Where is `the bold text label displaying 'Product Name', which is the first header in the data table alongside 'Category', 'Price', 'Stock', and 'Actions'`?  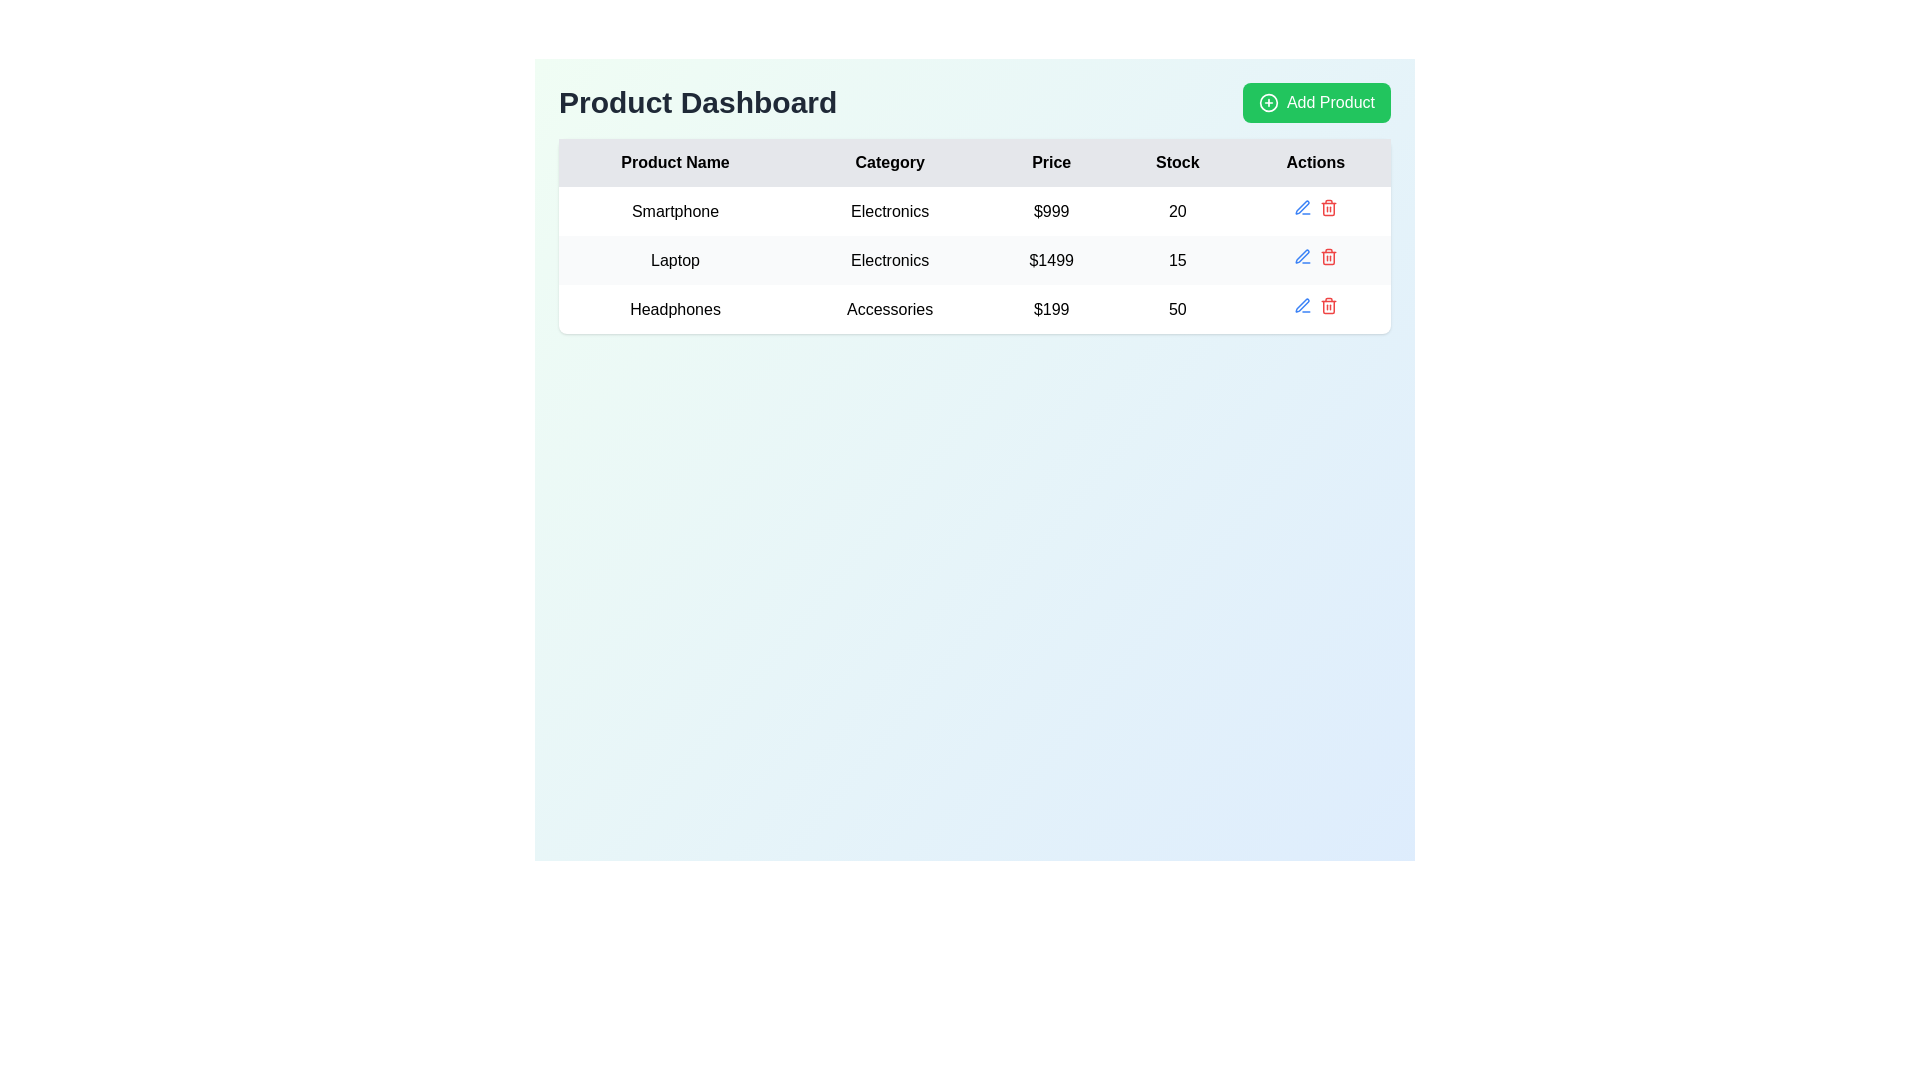
the bold text label displaying 'Product Name', which is the first header in the data table alongside 'Category', 'Price', 'Stock', and 'Actions' is located at coordinates (675, 161).